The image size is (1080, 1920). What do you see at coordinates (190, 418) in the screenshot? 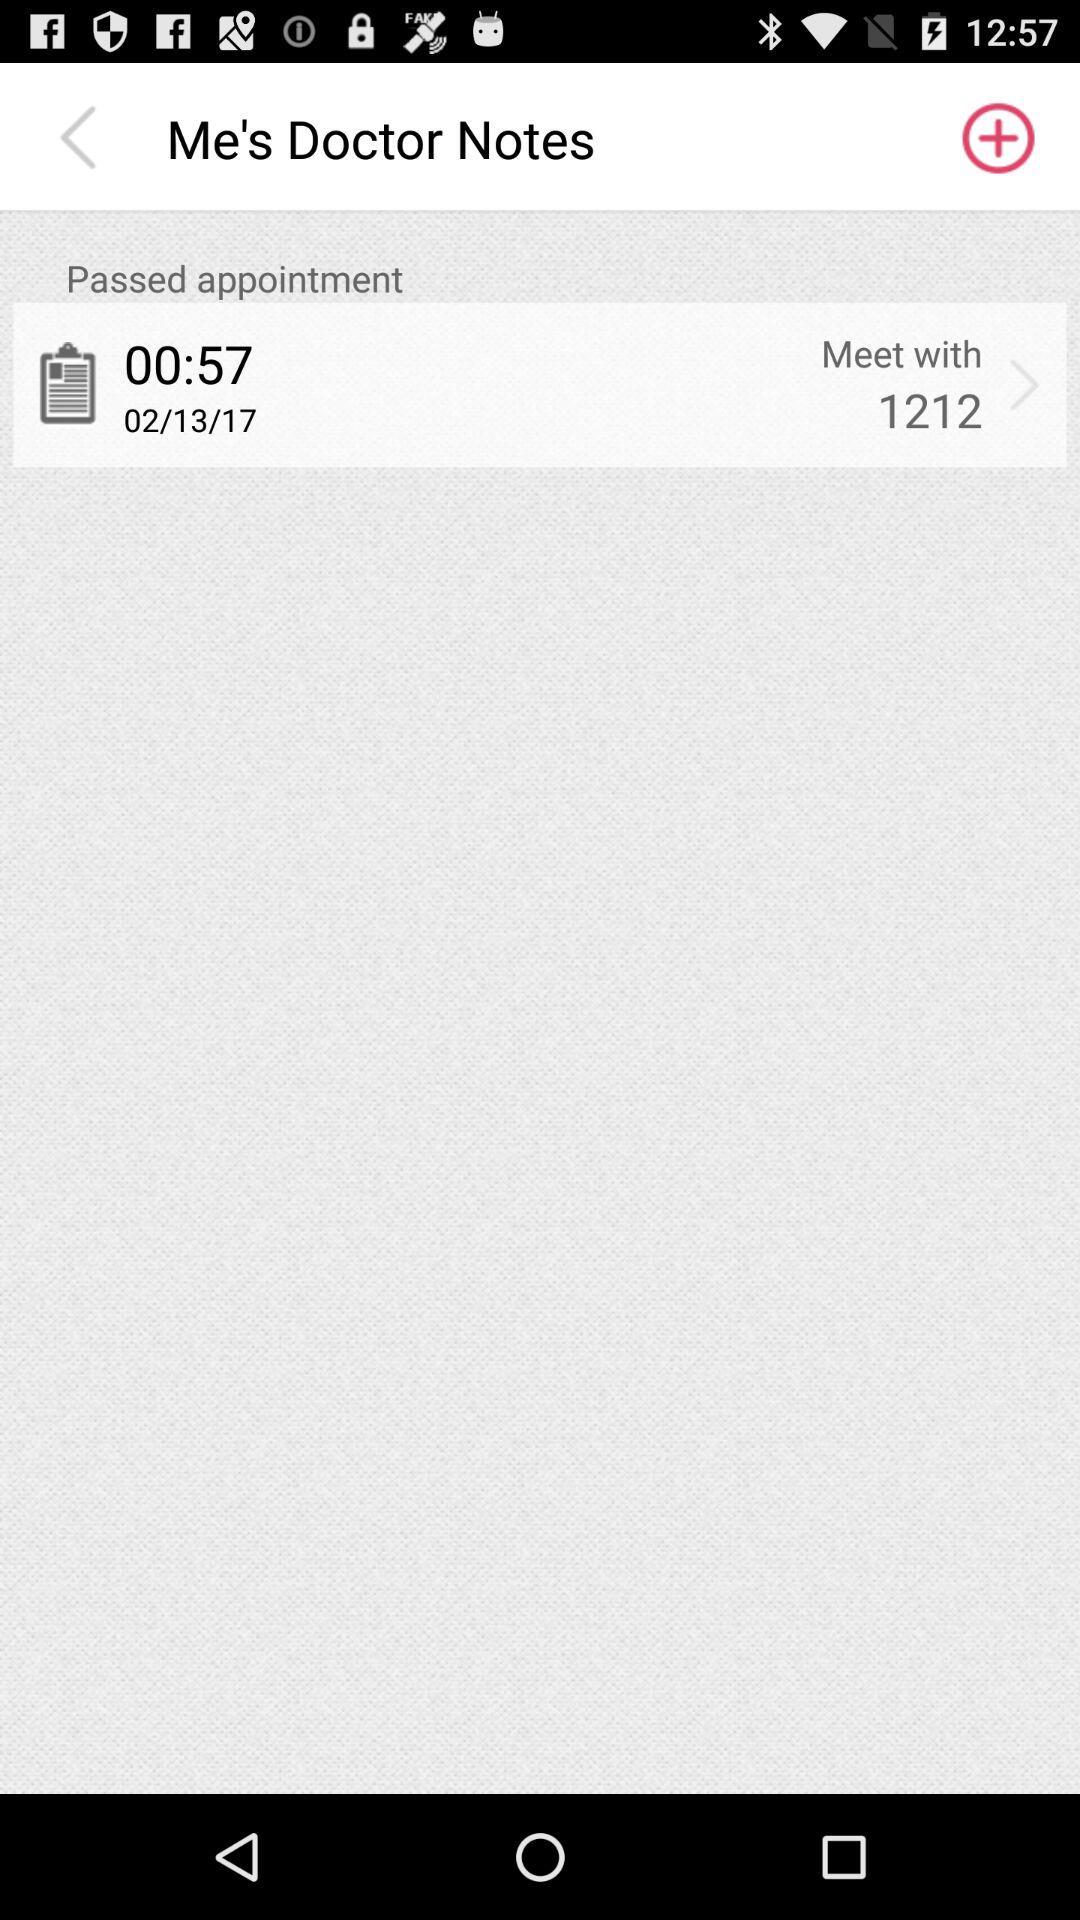
I see `item to the left of 1212 app` at bounding box center [190, 418].